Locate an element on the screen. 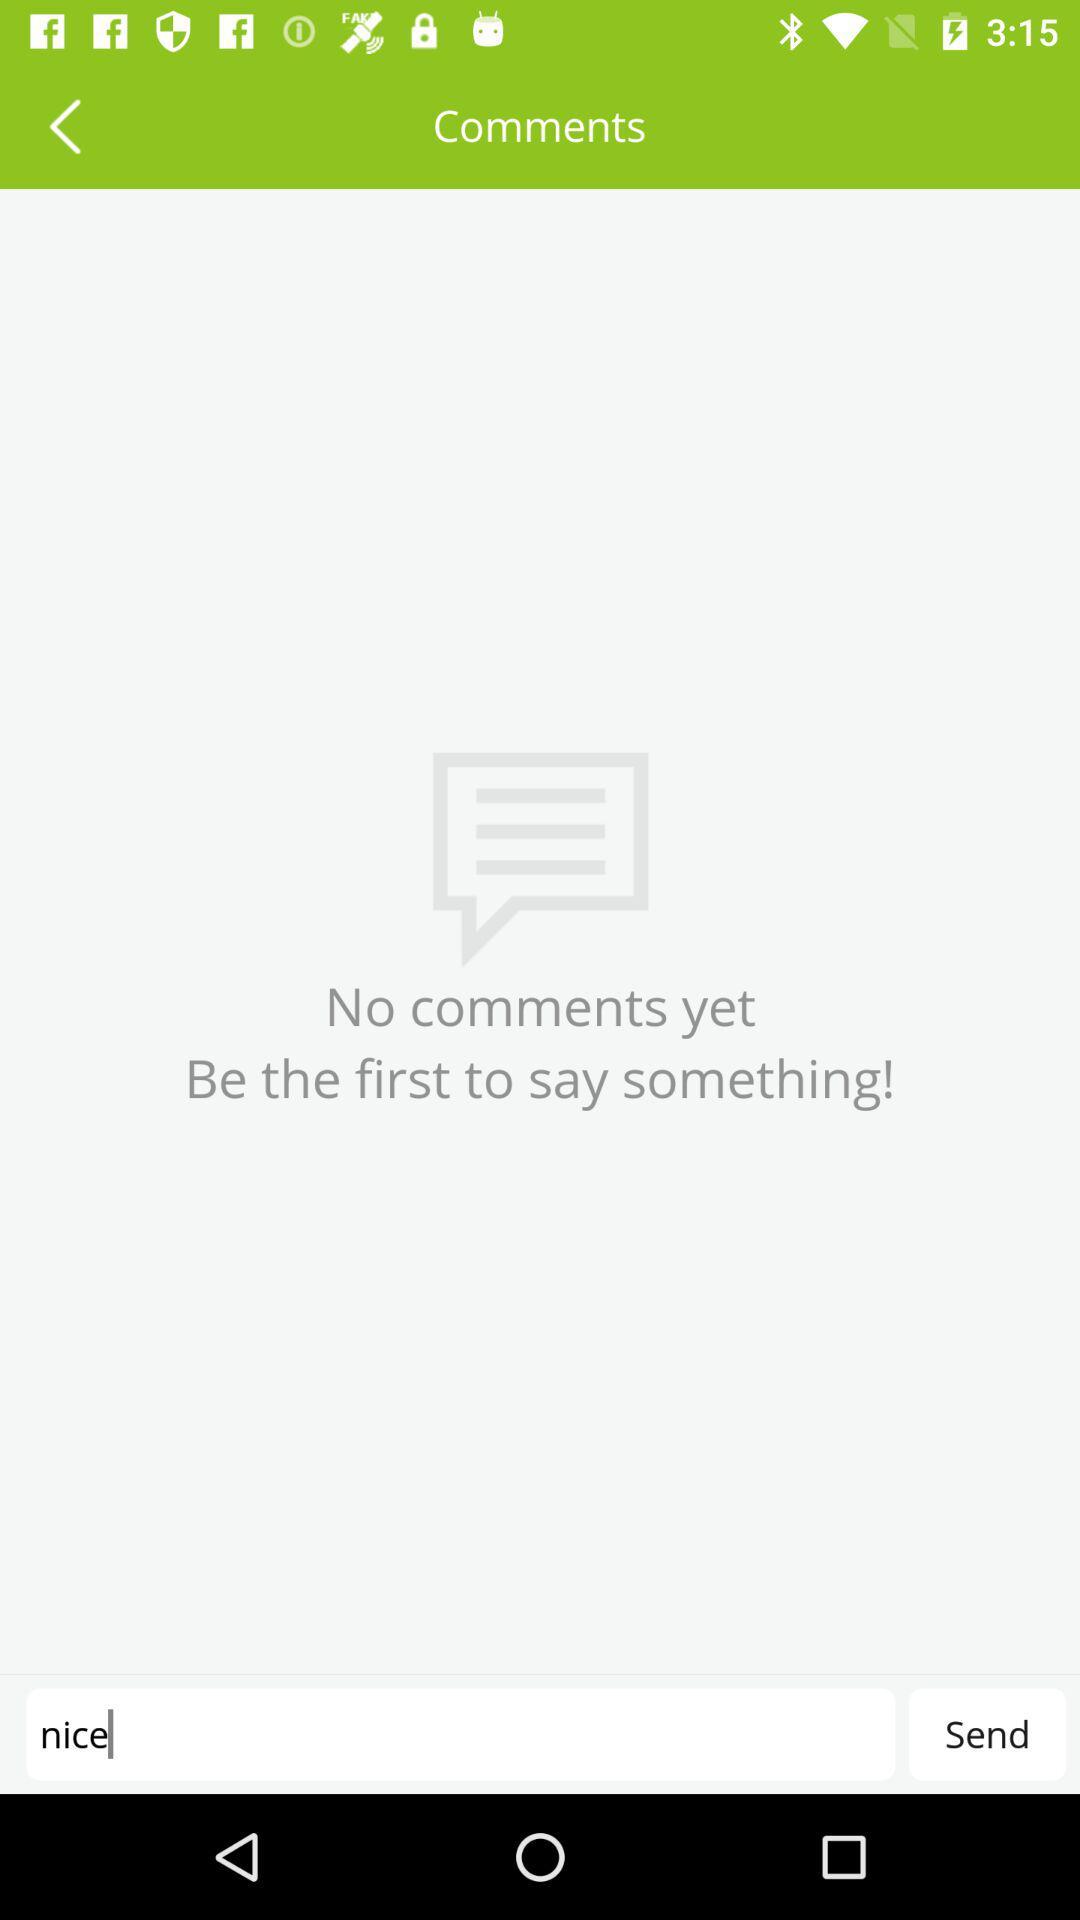  previous page is located at coordinates (63, 124).